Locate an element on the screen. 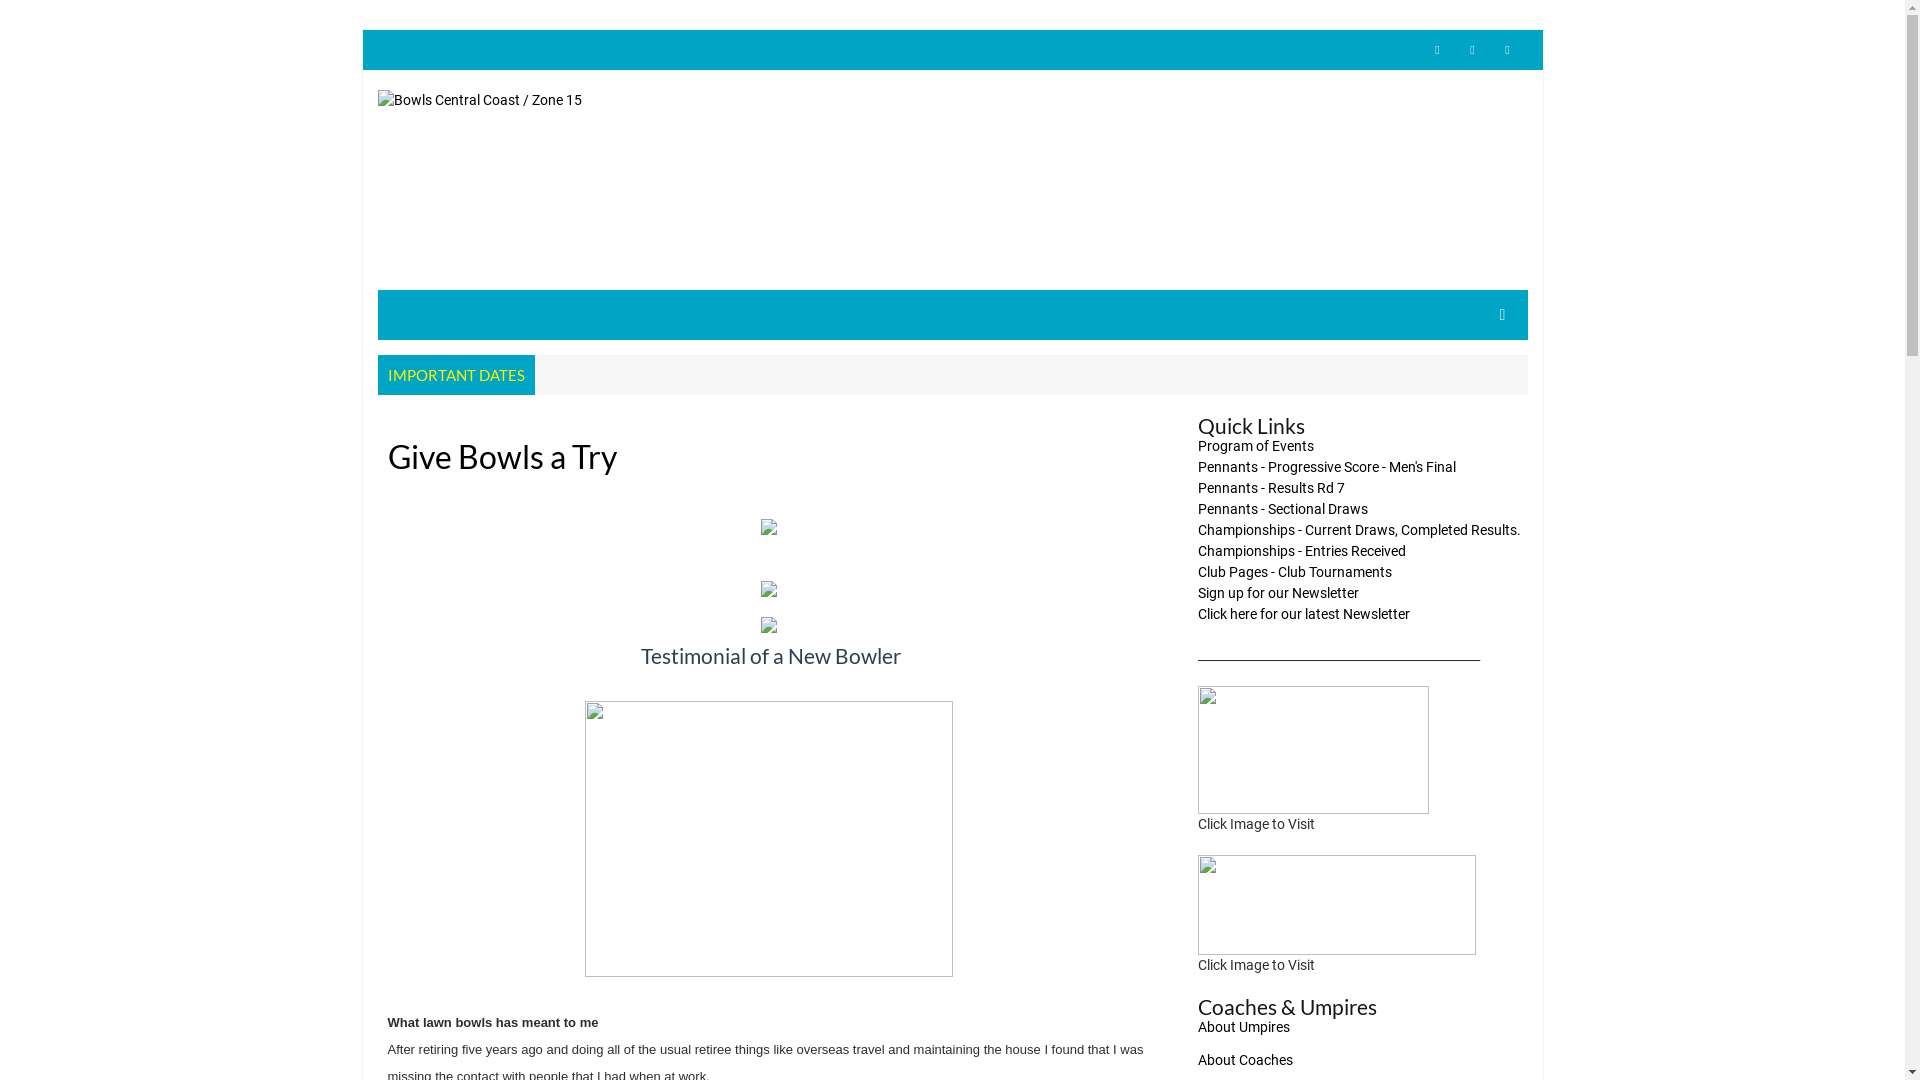 This screenshot has height=1080, width=1920. 'instagram' is located at coordinates (1507, 49).